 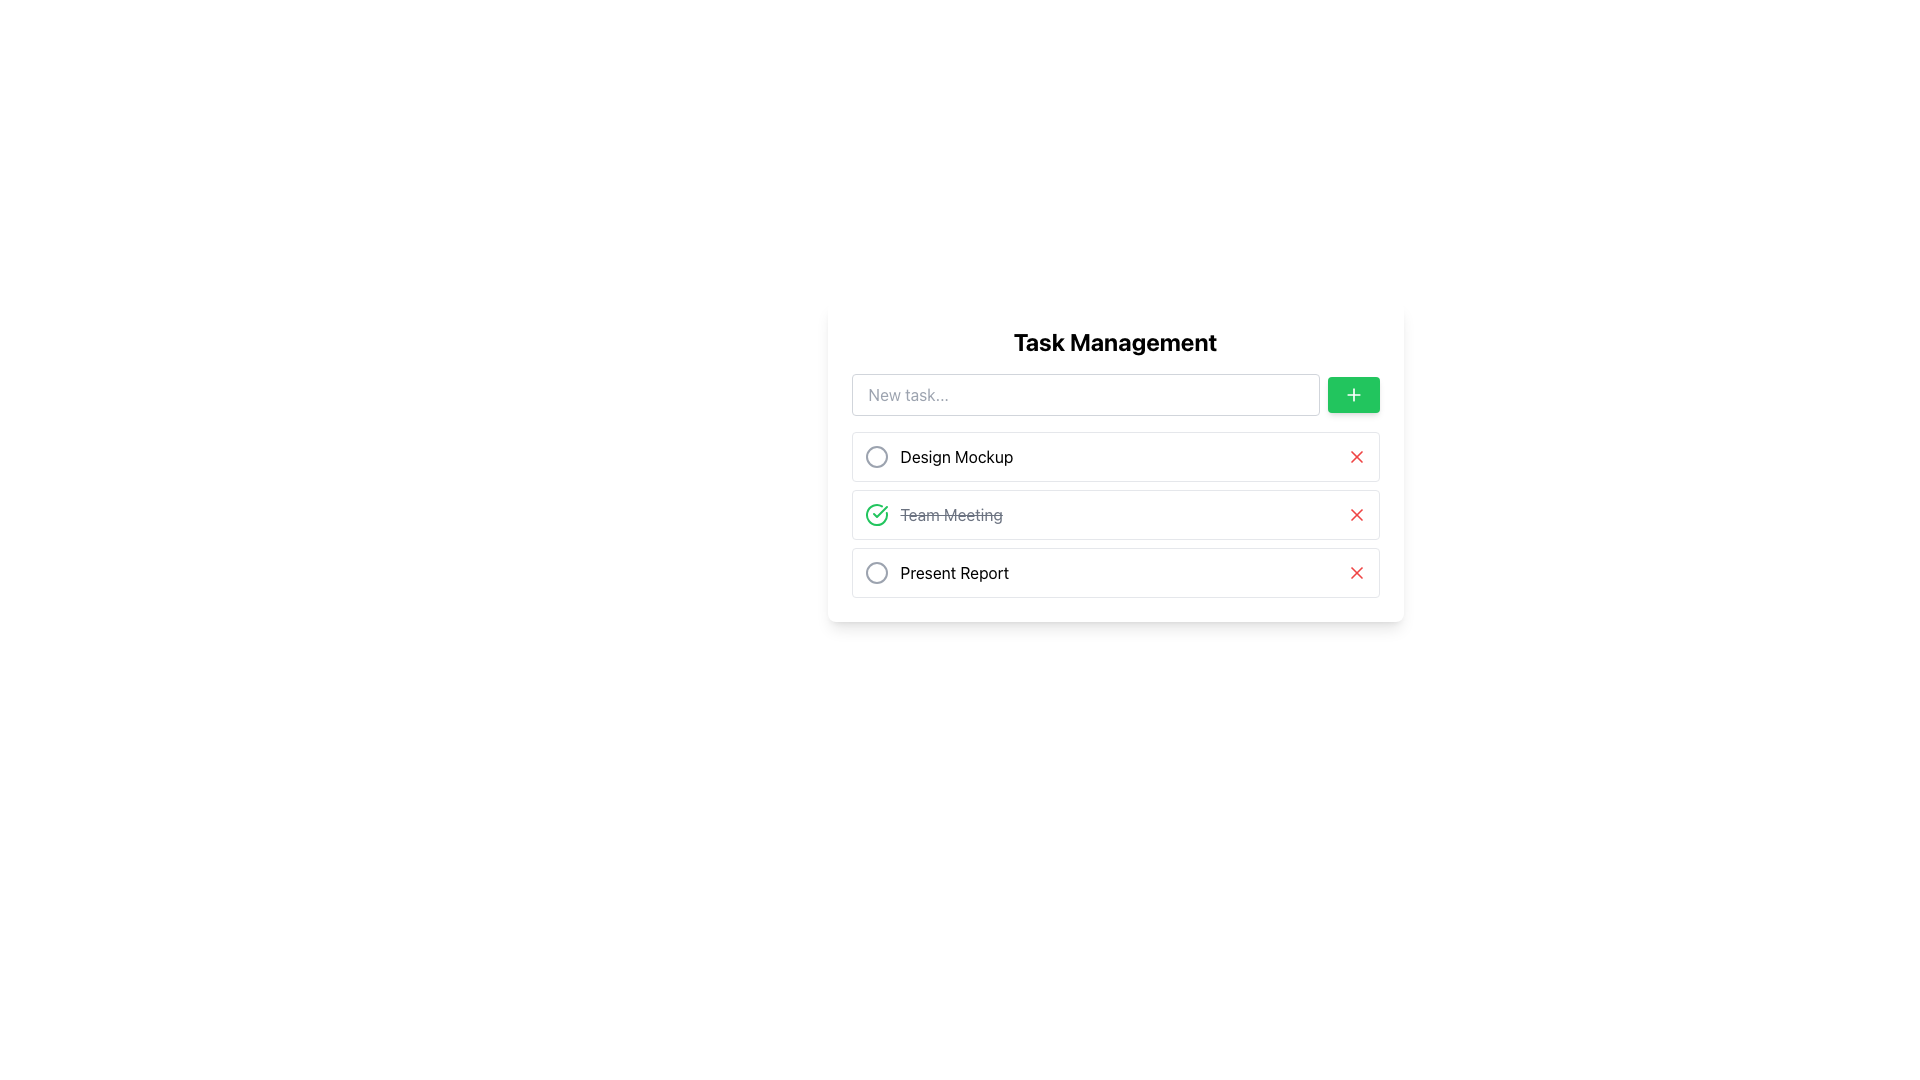 What do you see at coordinates (953, 573) in the screenshot?
I see `title of the task indicated by the text label that is the third item in the task list below 'Team Meeting'` at bounding box center [953, 573].